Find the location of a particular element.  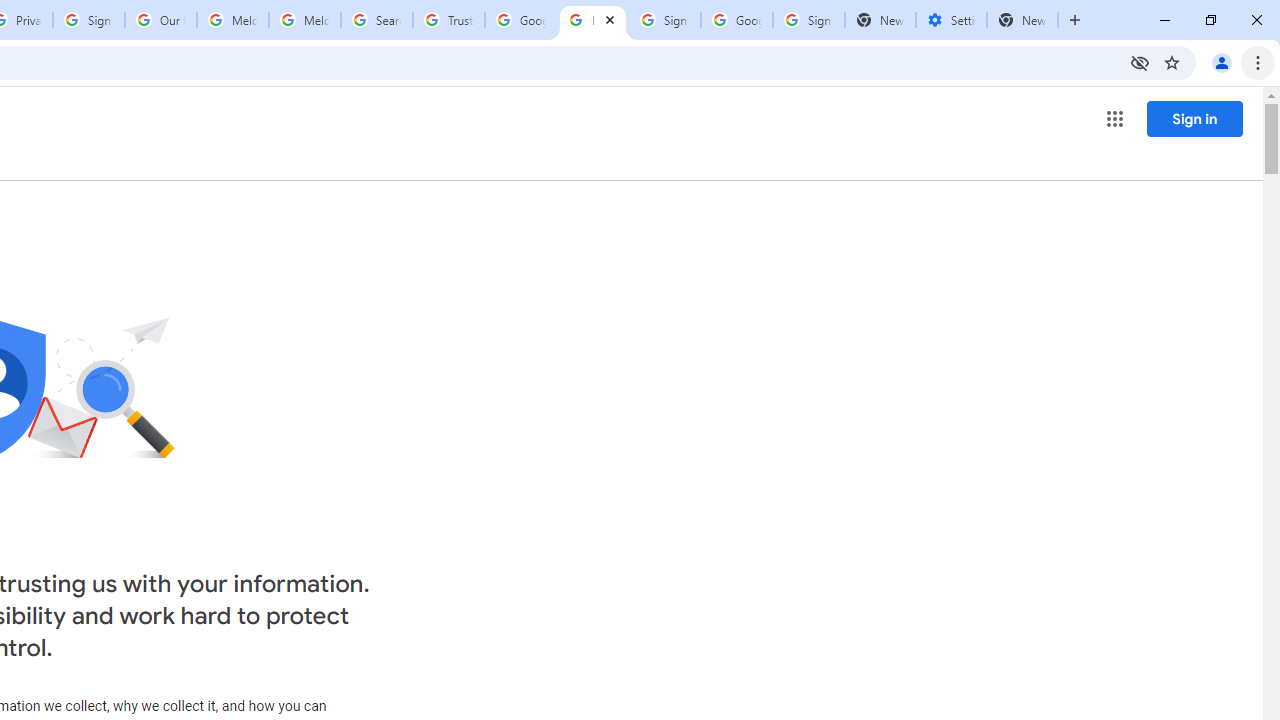

'Google Ads - Sign in' is located at coordinates (520, 20).